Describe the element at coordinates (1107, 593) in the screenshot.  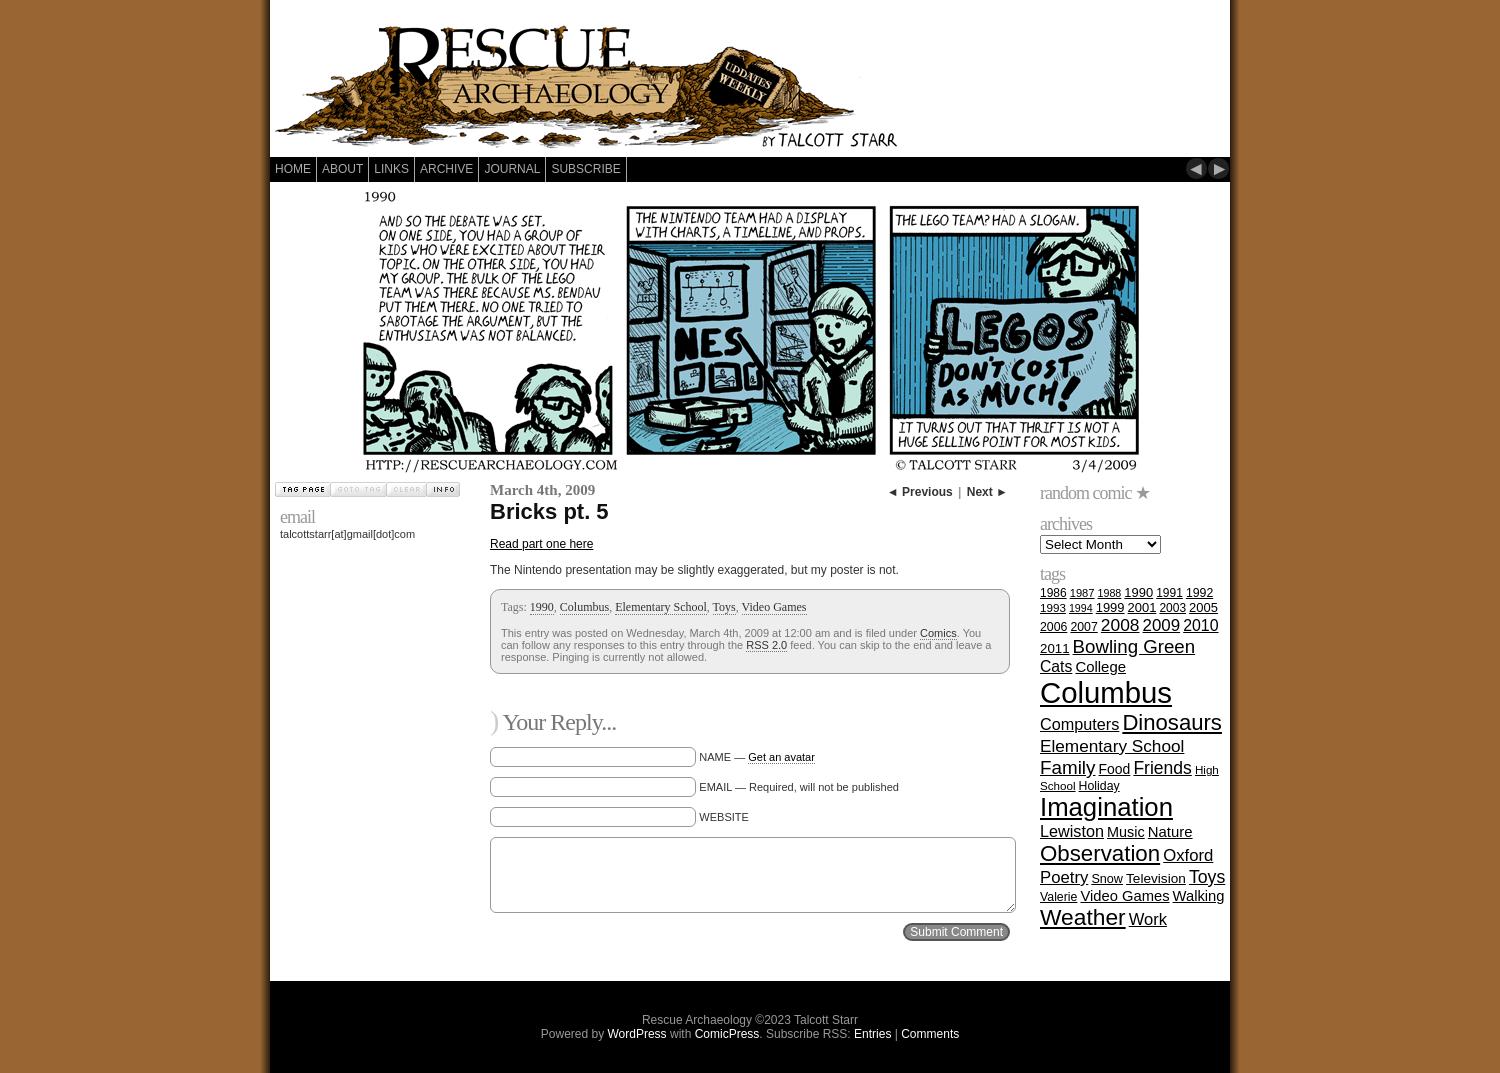
I see `'1988'` at that location.